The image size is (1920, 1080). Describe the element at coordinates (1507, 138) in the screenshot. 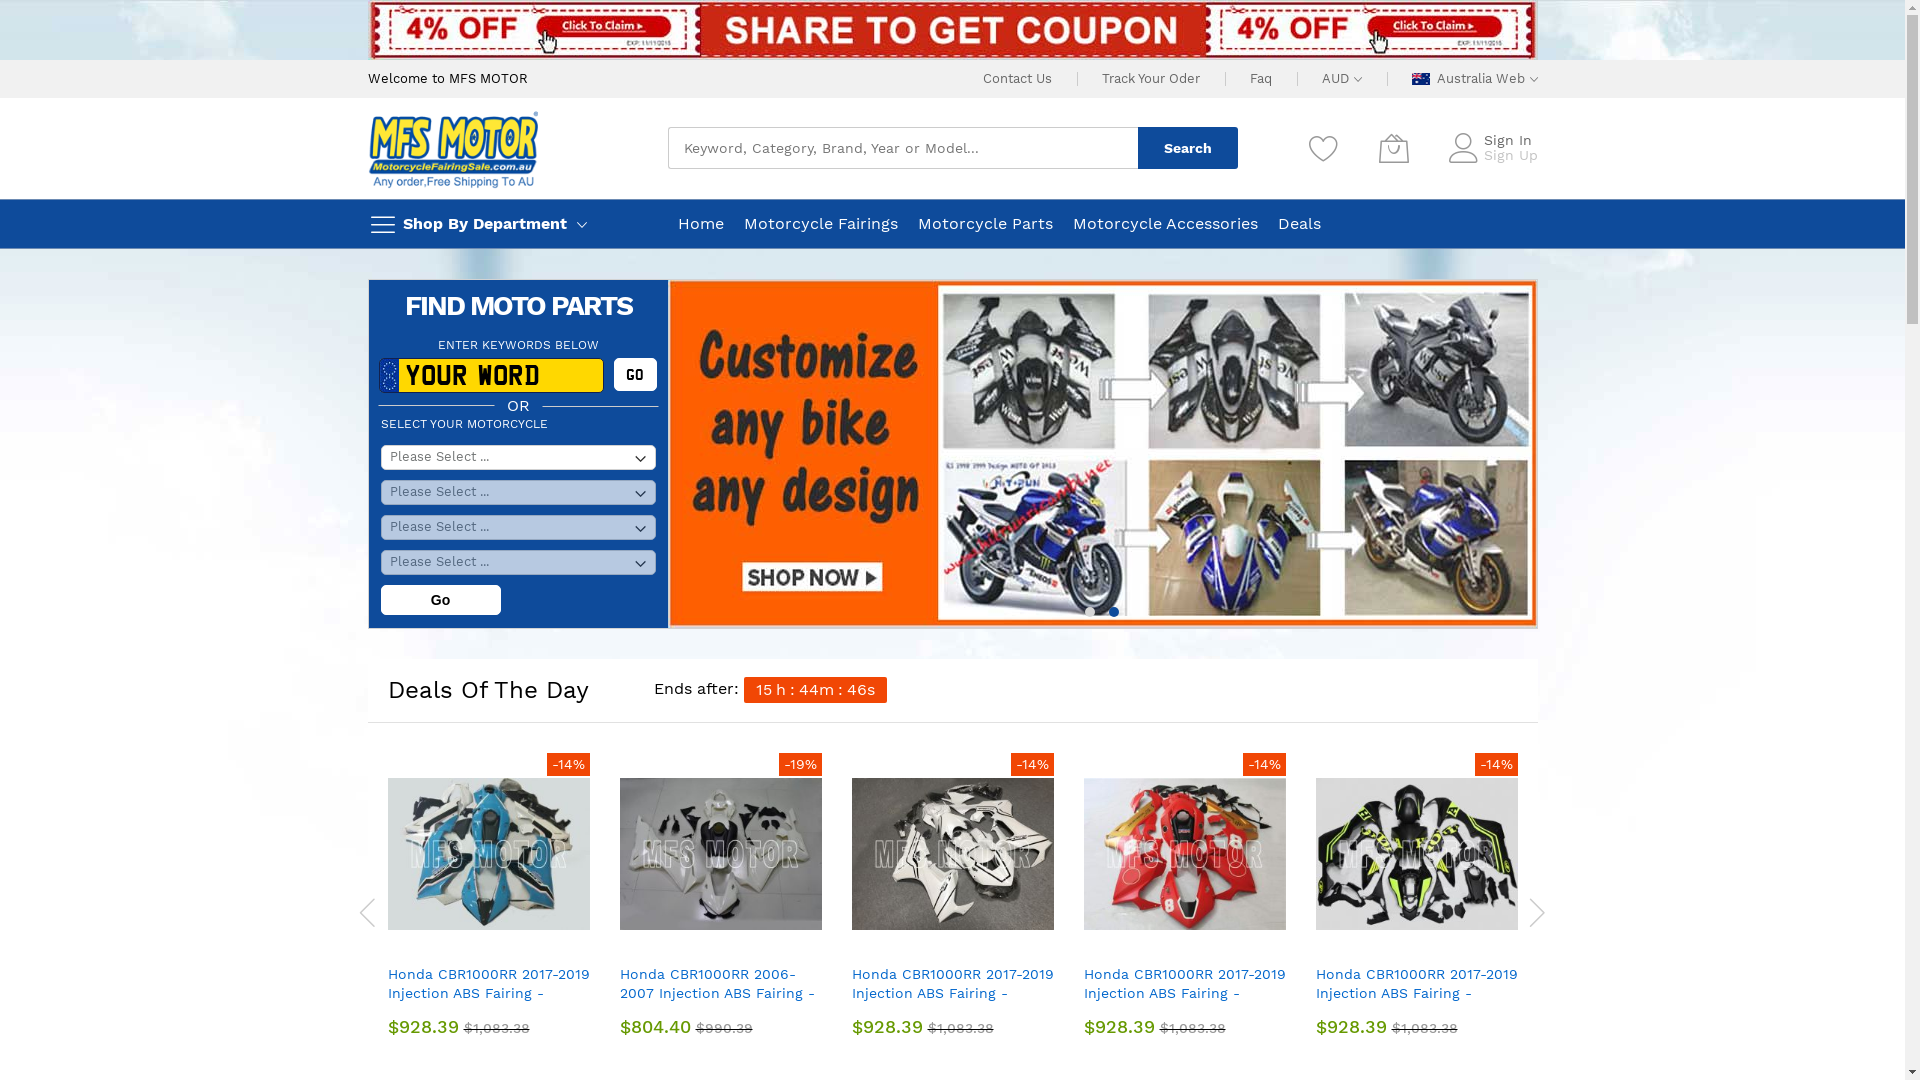

I see `'Sign In'` at that location.